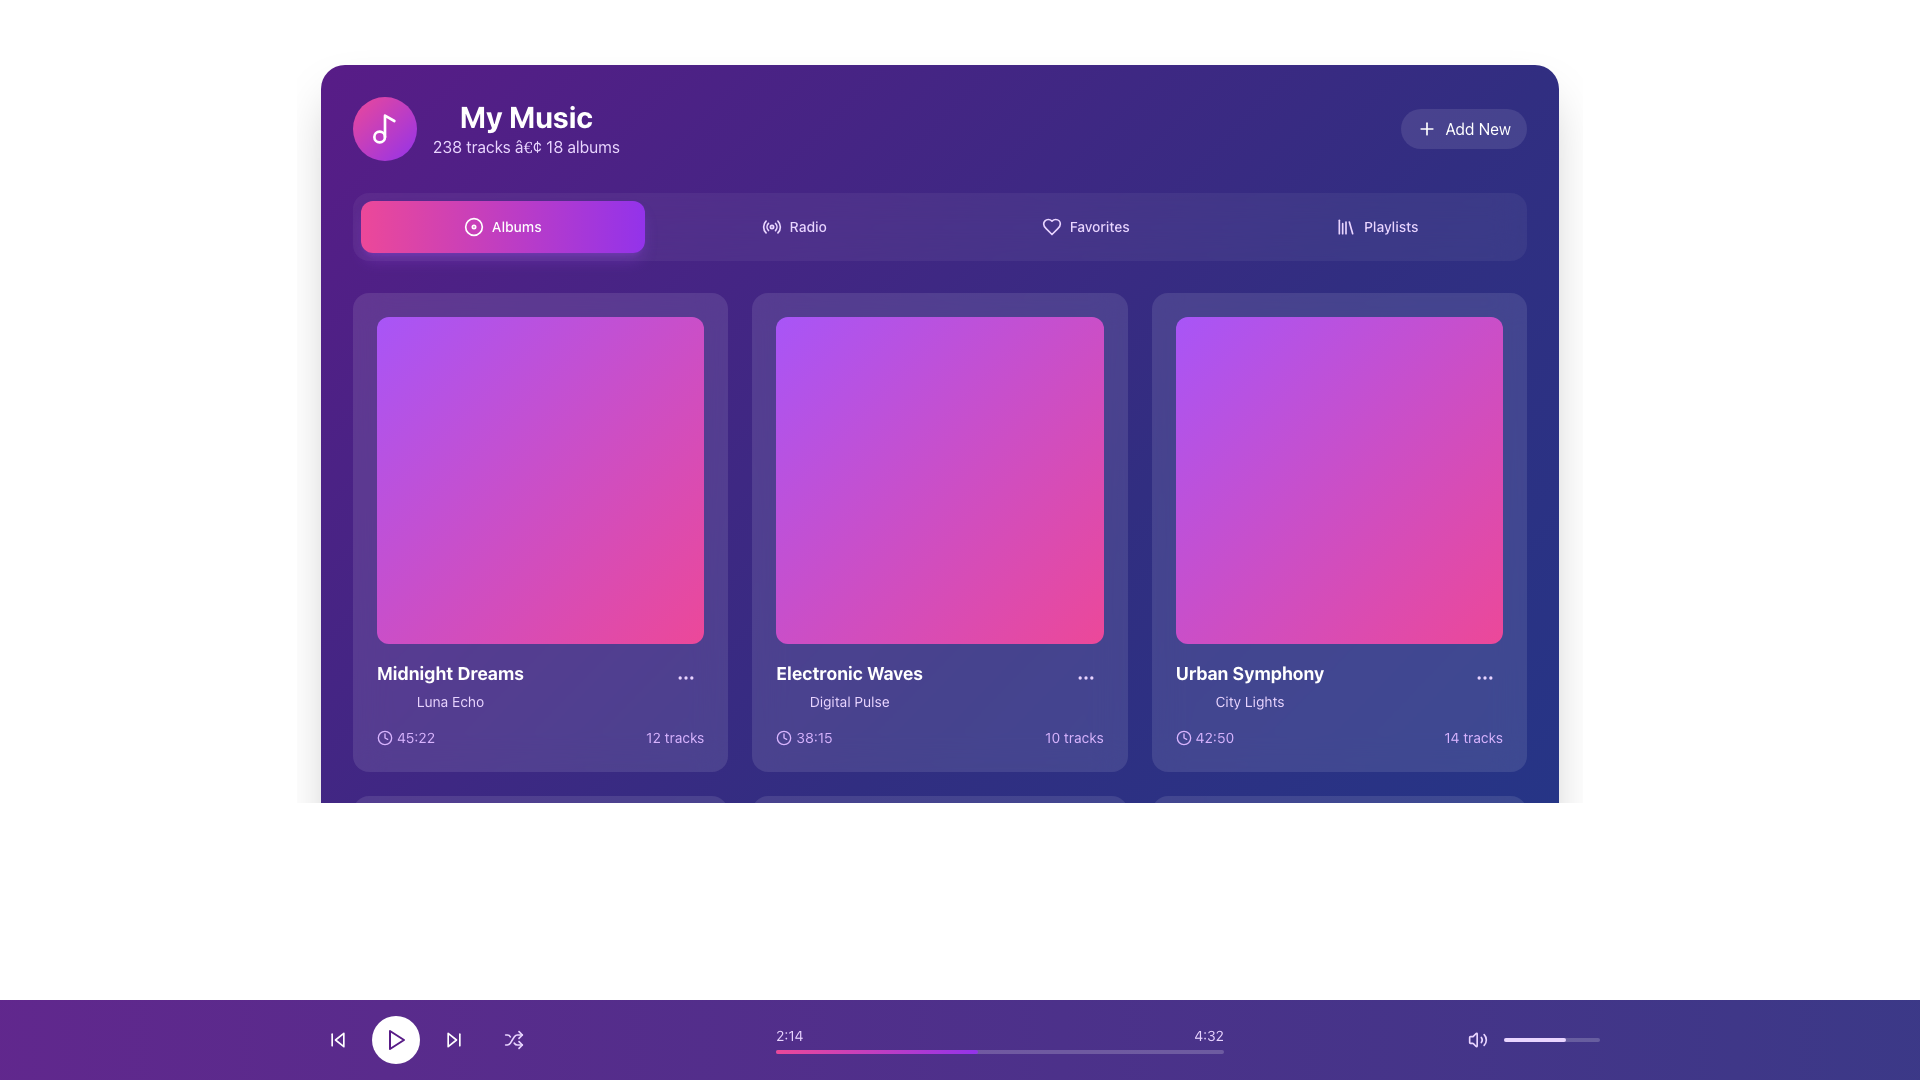  I want to click on the image placeholder representing the album art for 'Midnight Dreams', so click(540, 480).